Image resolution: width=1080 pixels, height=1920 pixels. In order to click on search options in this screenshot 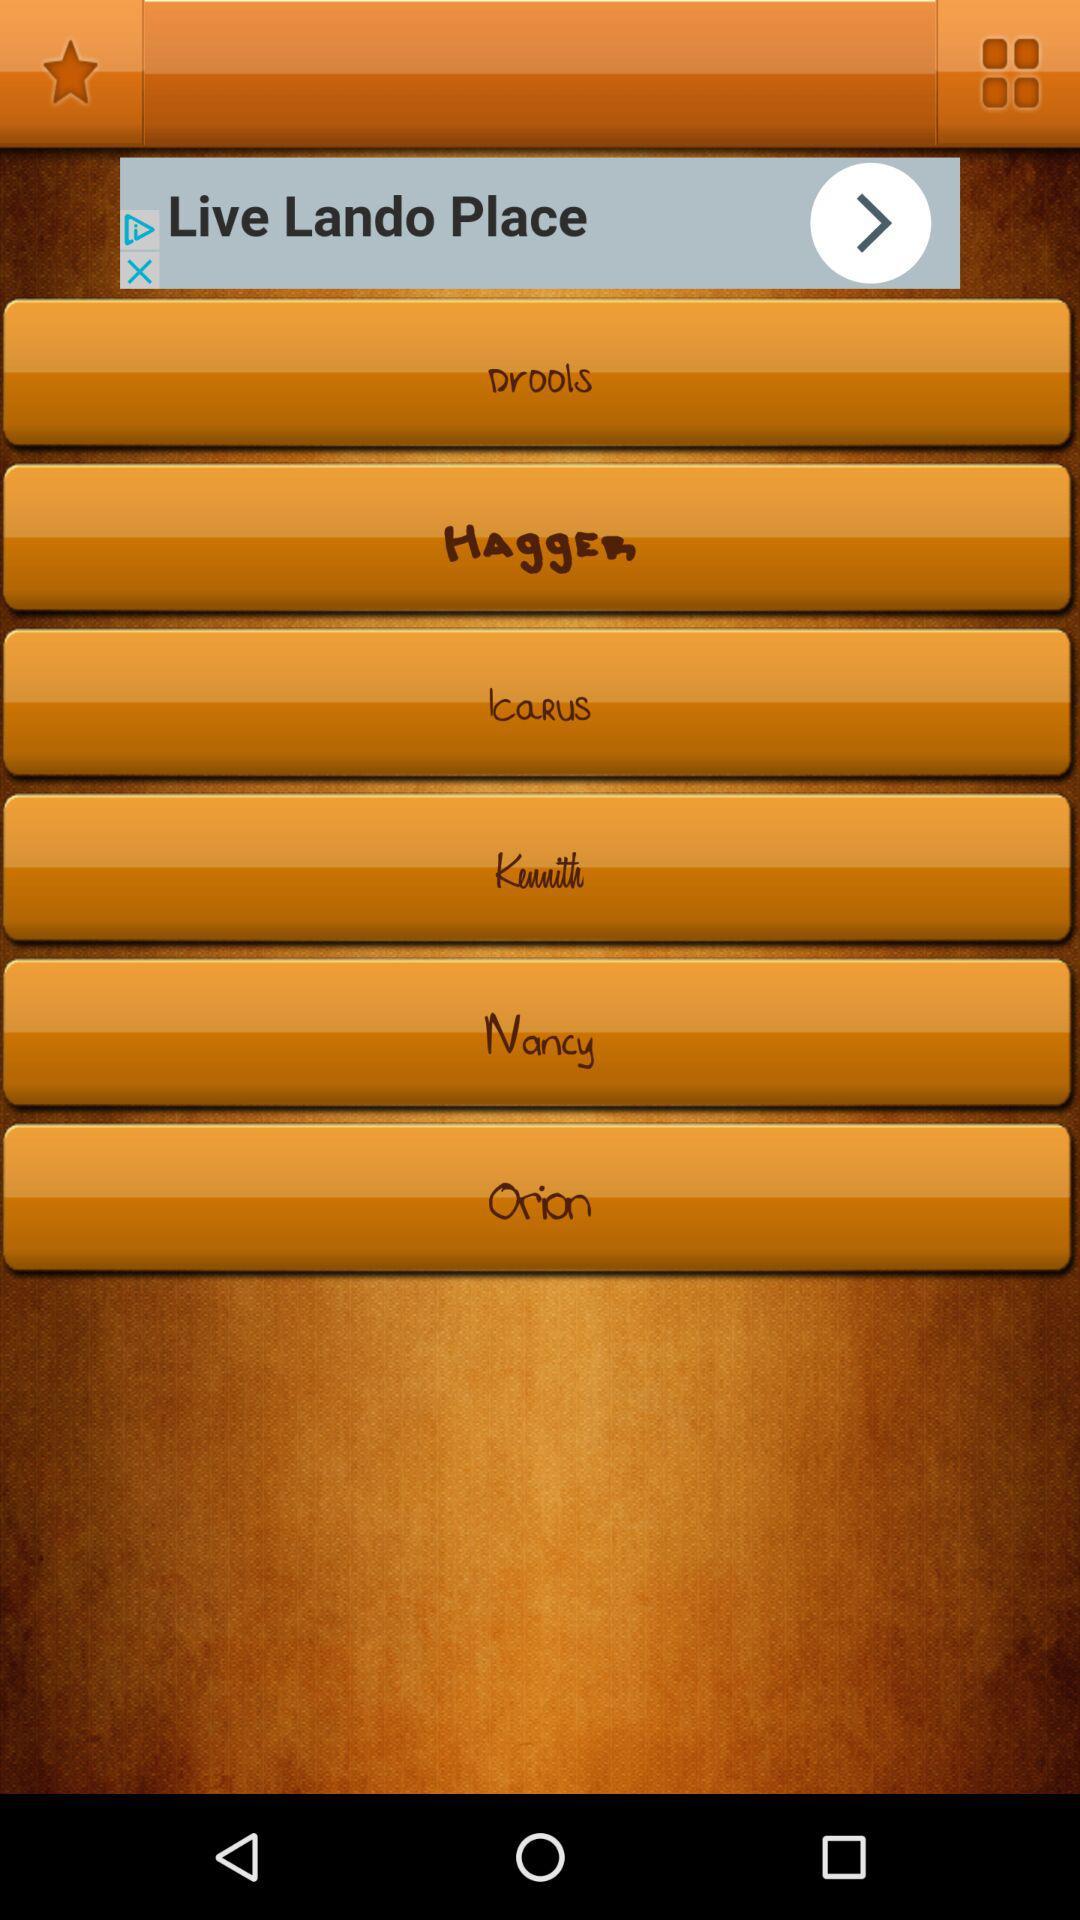, I will do `click(1007, 72)`.